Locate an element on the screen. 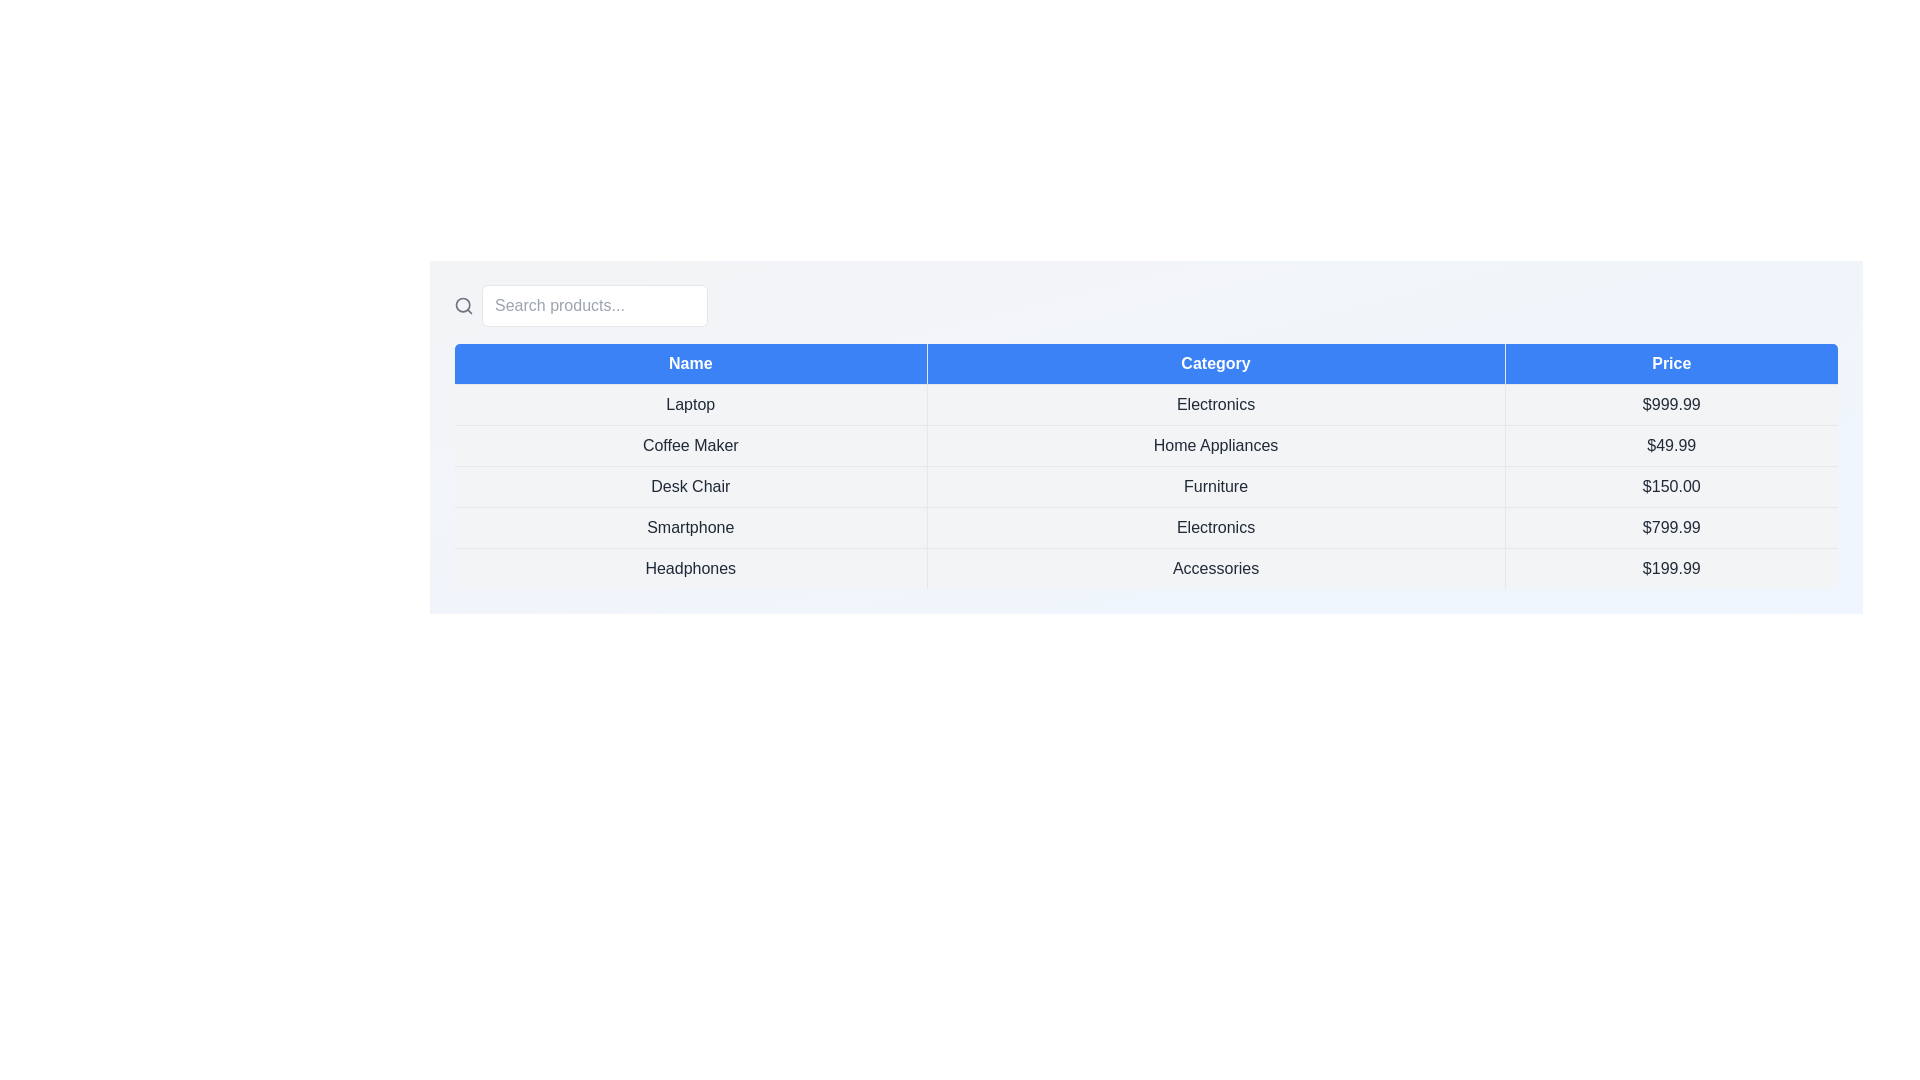 This screenshot has height=1080, width=1920. the first row of the product summary table which includes the product's name, category, and price is located at coordinates (1146, 405).